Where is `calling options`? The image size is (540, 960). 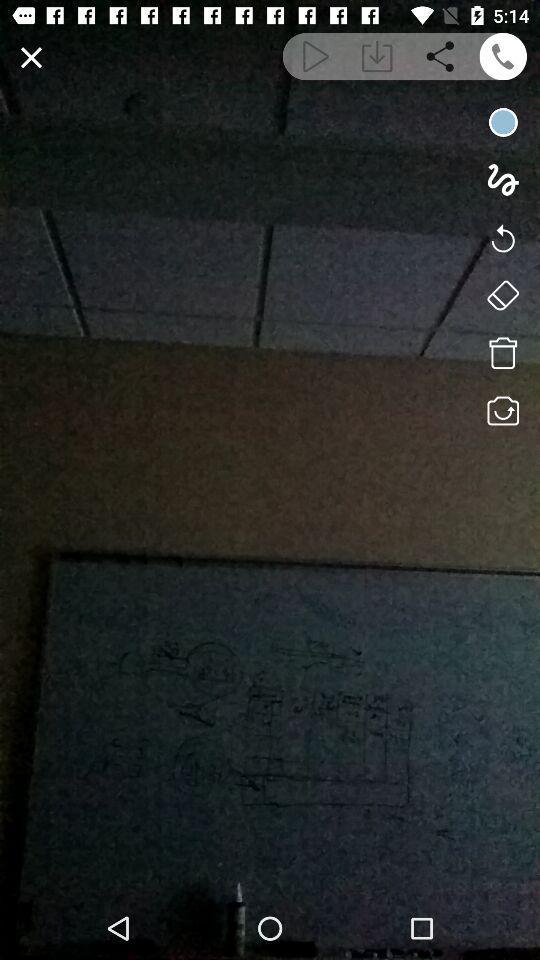 calling options is located at coordinates (502, 55).